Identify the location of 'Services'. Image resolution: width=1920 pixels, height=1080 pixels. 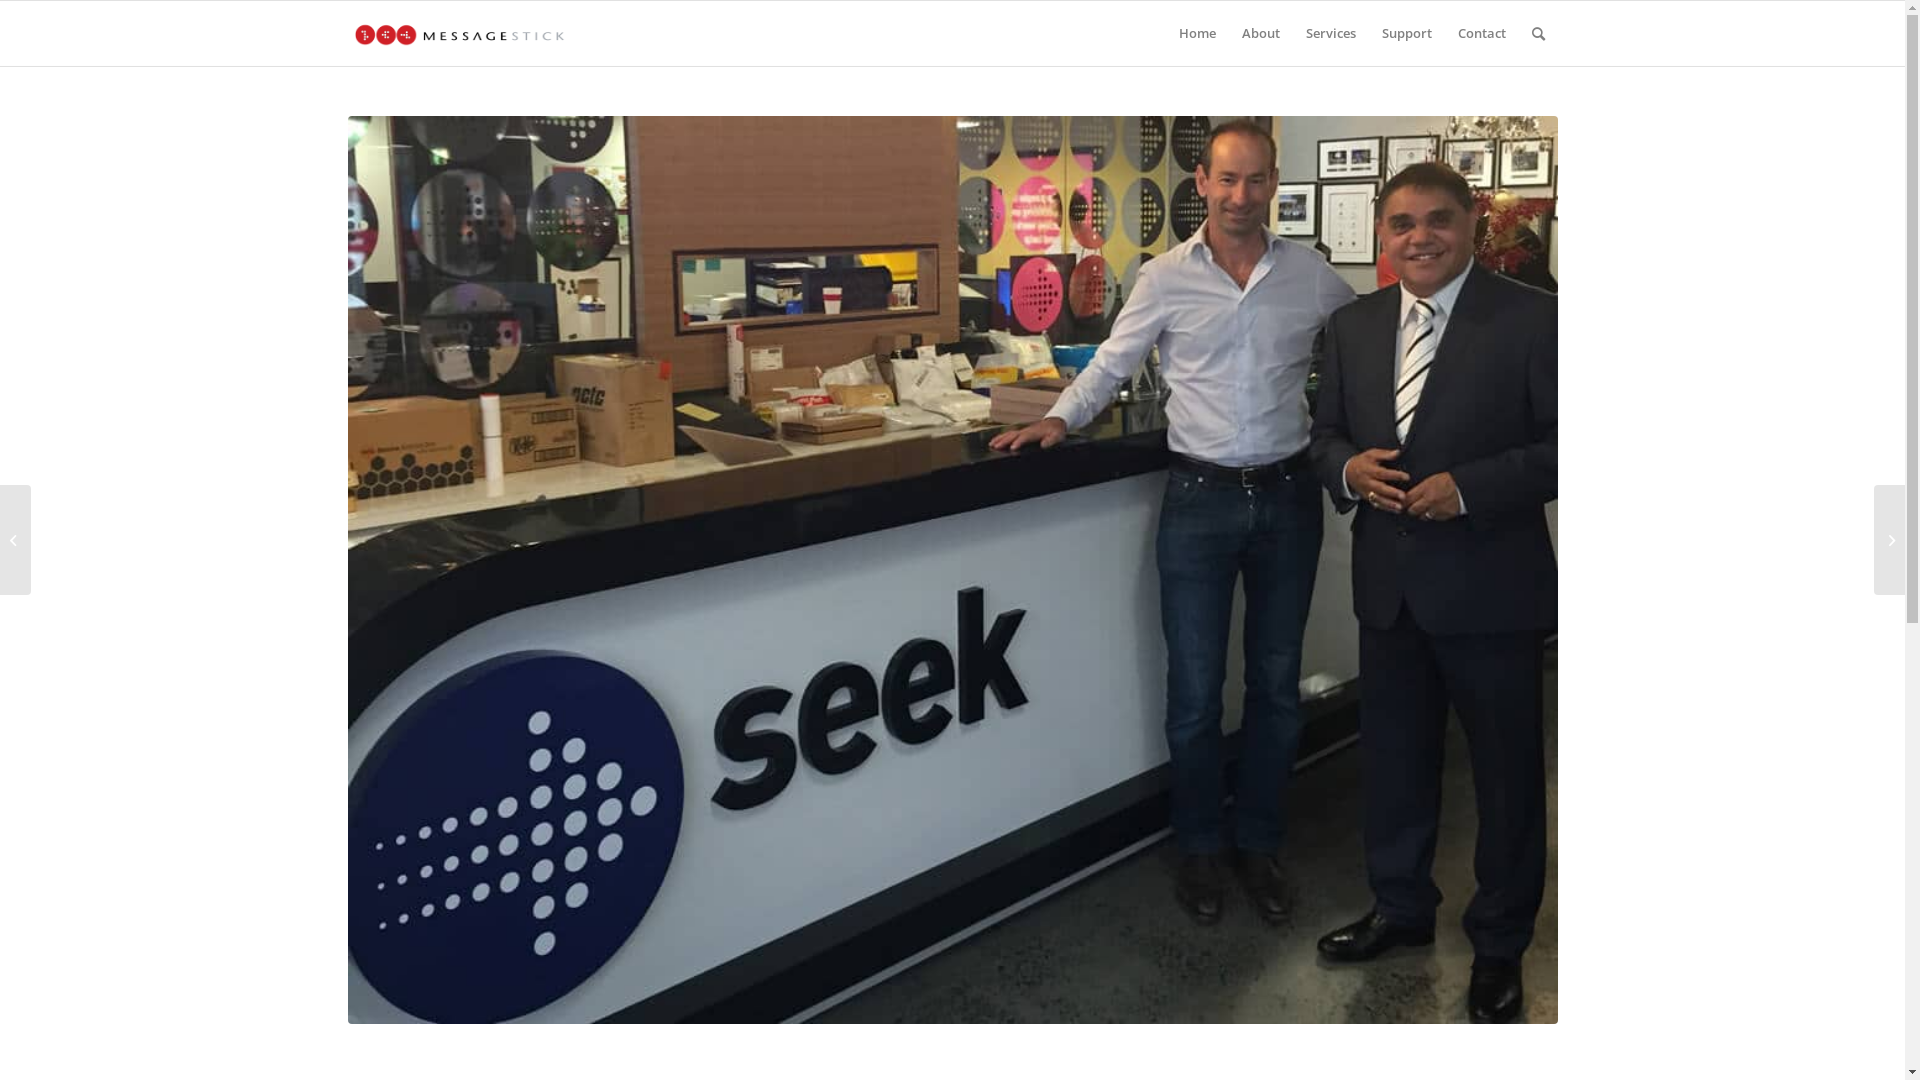
(1329, 33).